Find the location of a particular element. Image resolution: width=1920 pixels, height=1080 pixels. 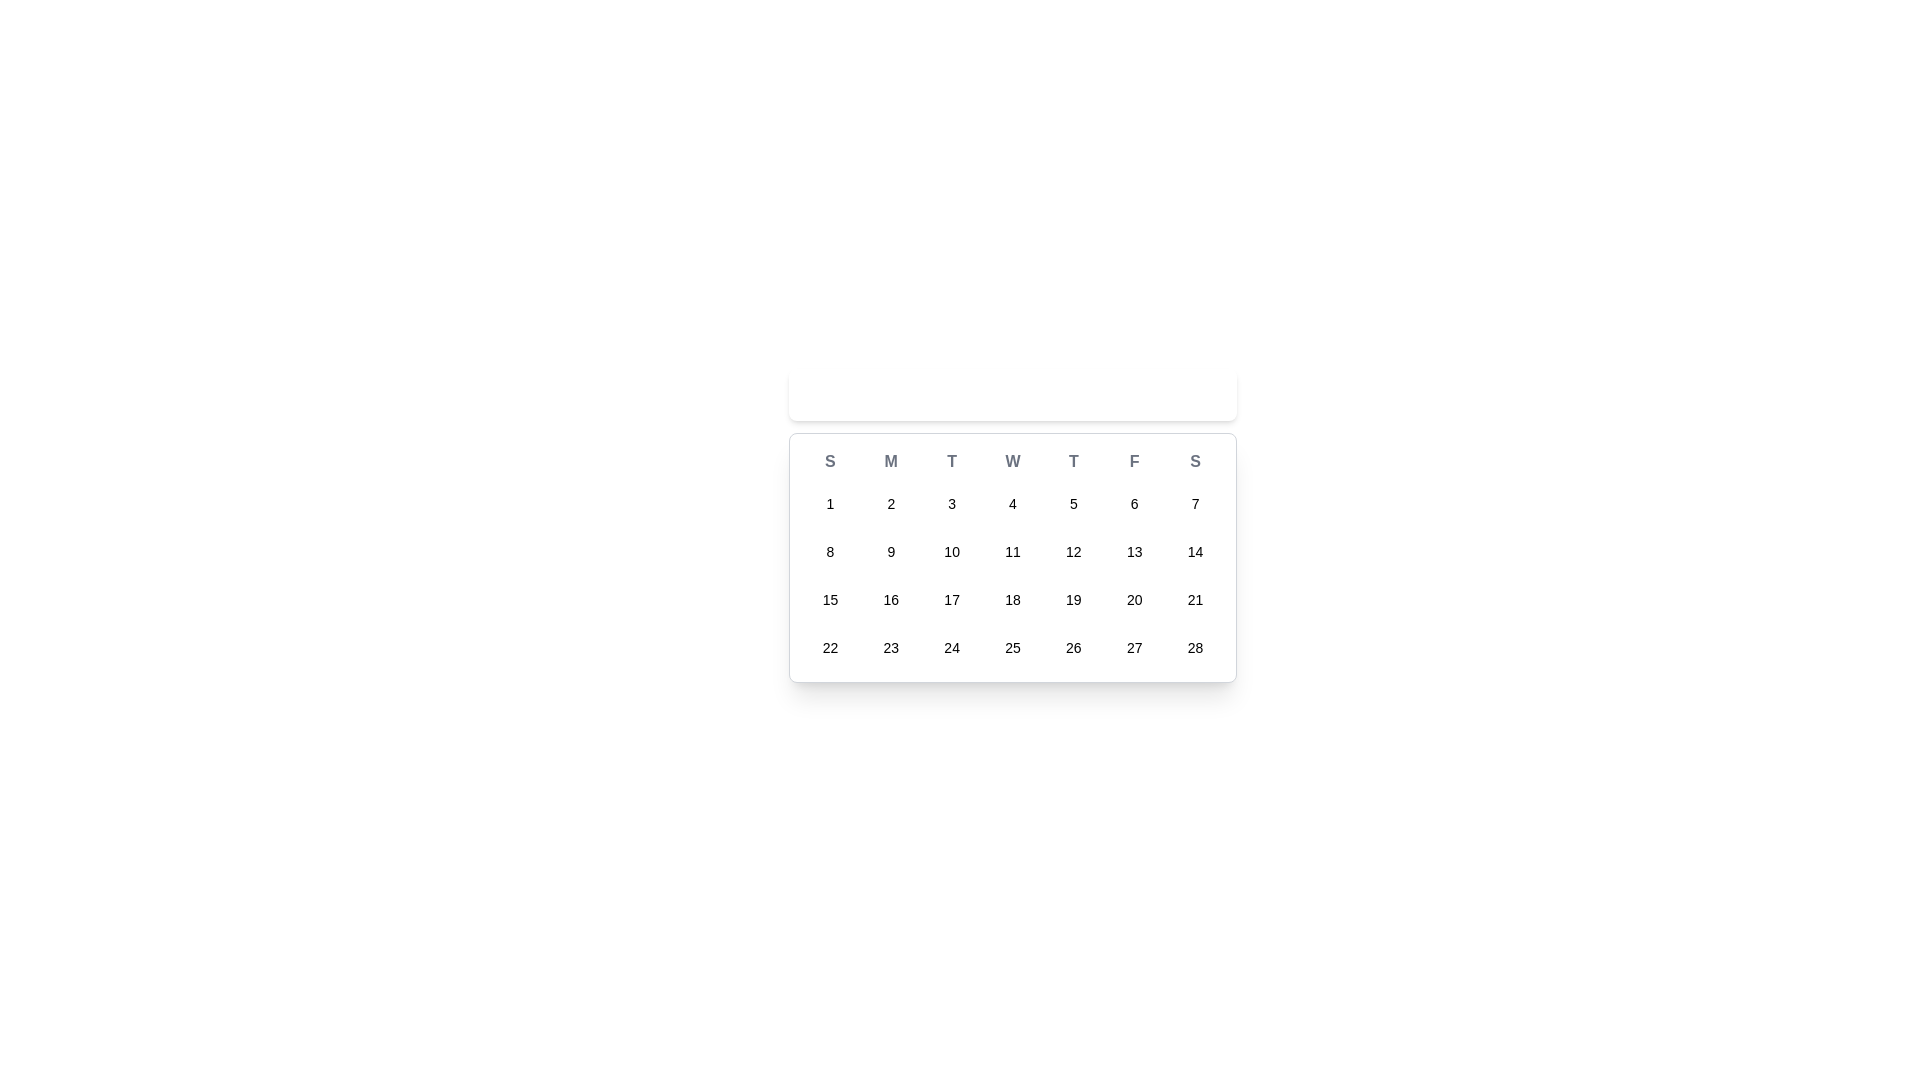

the button displaying the number '18' in the calendar grid is located at coordinates (1012, 599).